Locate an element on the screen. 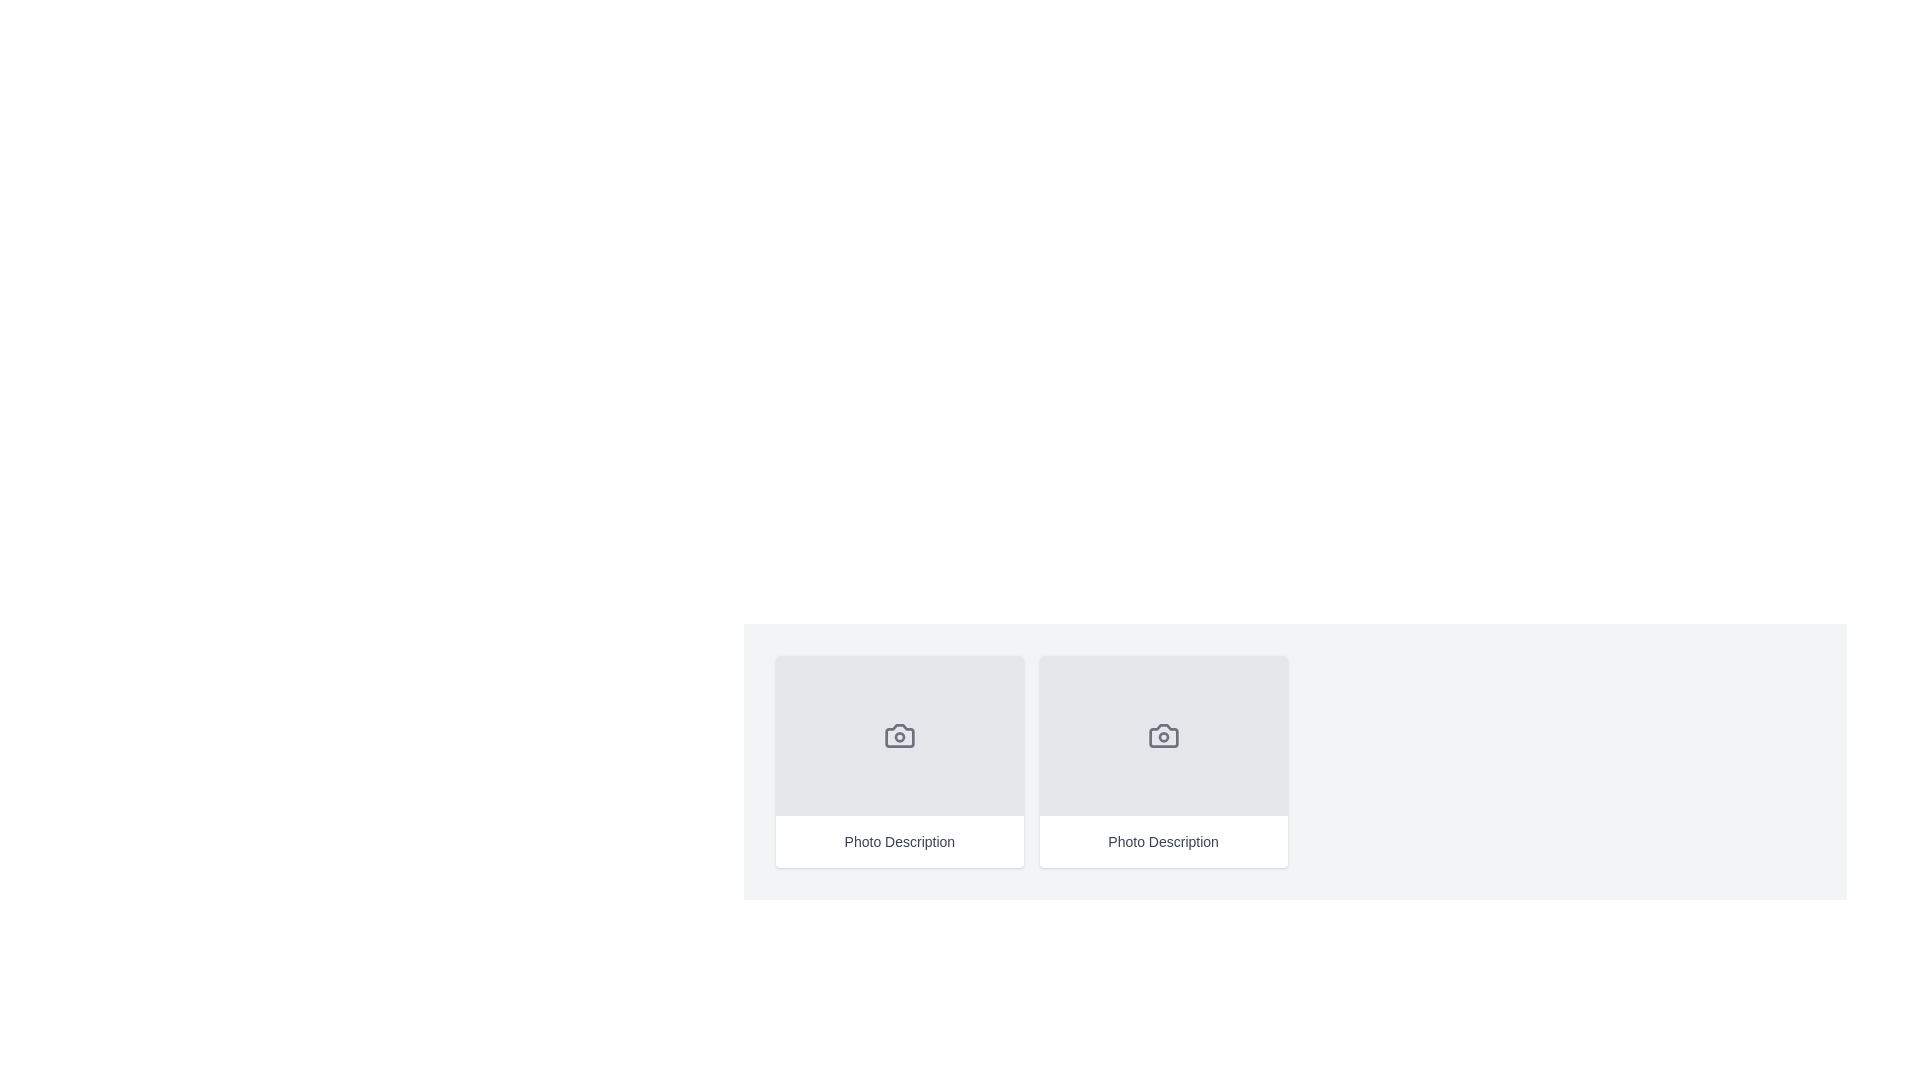 Image resolution: width=1920 pixels, height=1080 pixels. the camera icon, which is styled with a gray color and has a rounded-corner design, located within the first card from the left, accompanied by the label 'Photo Description' is located at coordinates (898, 736).